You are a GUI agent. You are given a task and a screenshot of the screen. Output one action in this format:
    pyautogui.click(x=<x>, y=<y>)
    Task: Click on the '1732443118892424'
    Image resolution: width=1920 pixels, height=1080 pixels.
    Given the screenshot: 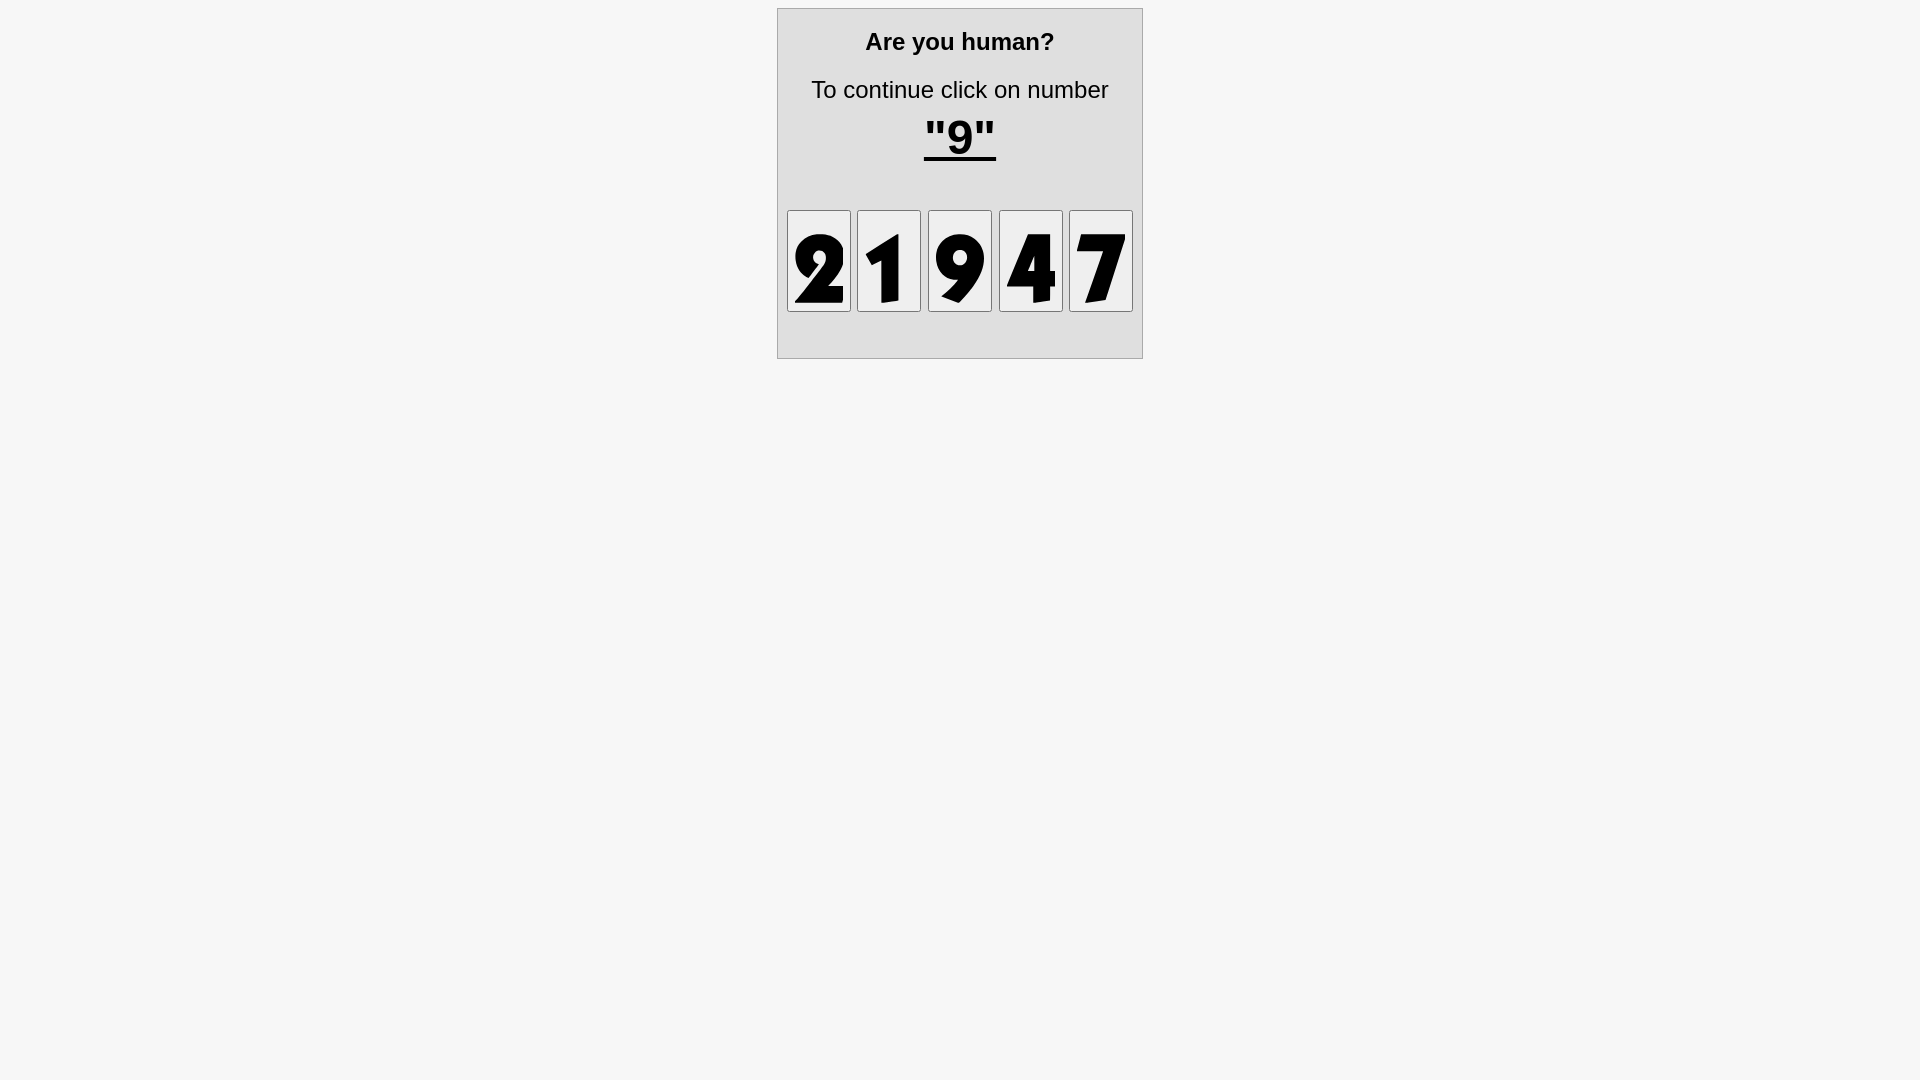 What is the action you would take?
    pyautogui.click(x=786, y=260)
    